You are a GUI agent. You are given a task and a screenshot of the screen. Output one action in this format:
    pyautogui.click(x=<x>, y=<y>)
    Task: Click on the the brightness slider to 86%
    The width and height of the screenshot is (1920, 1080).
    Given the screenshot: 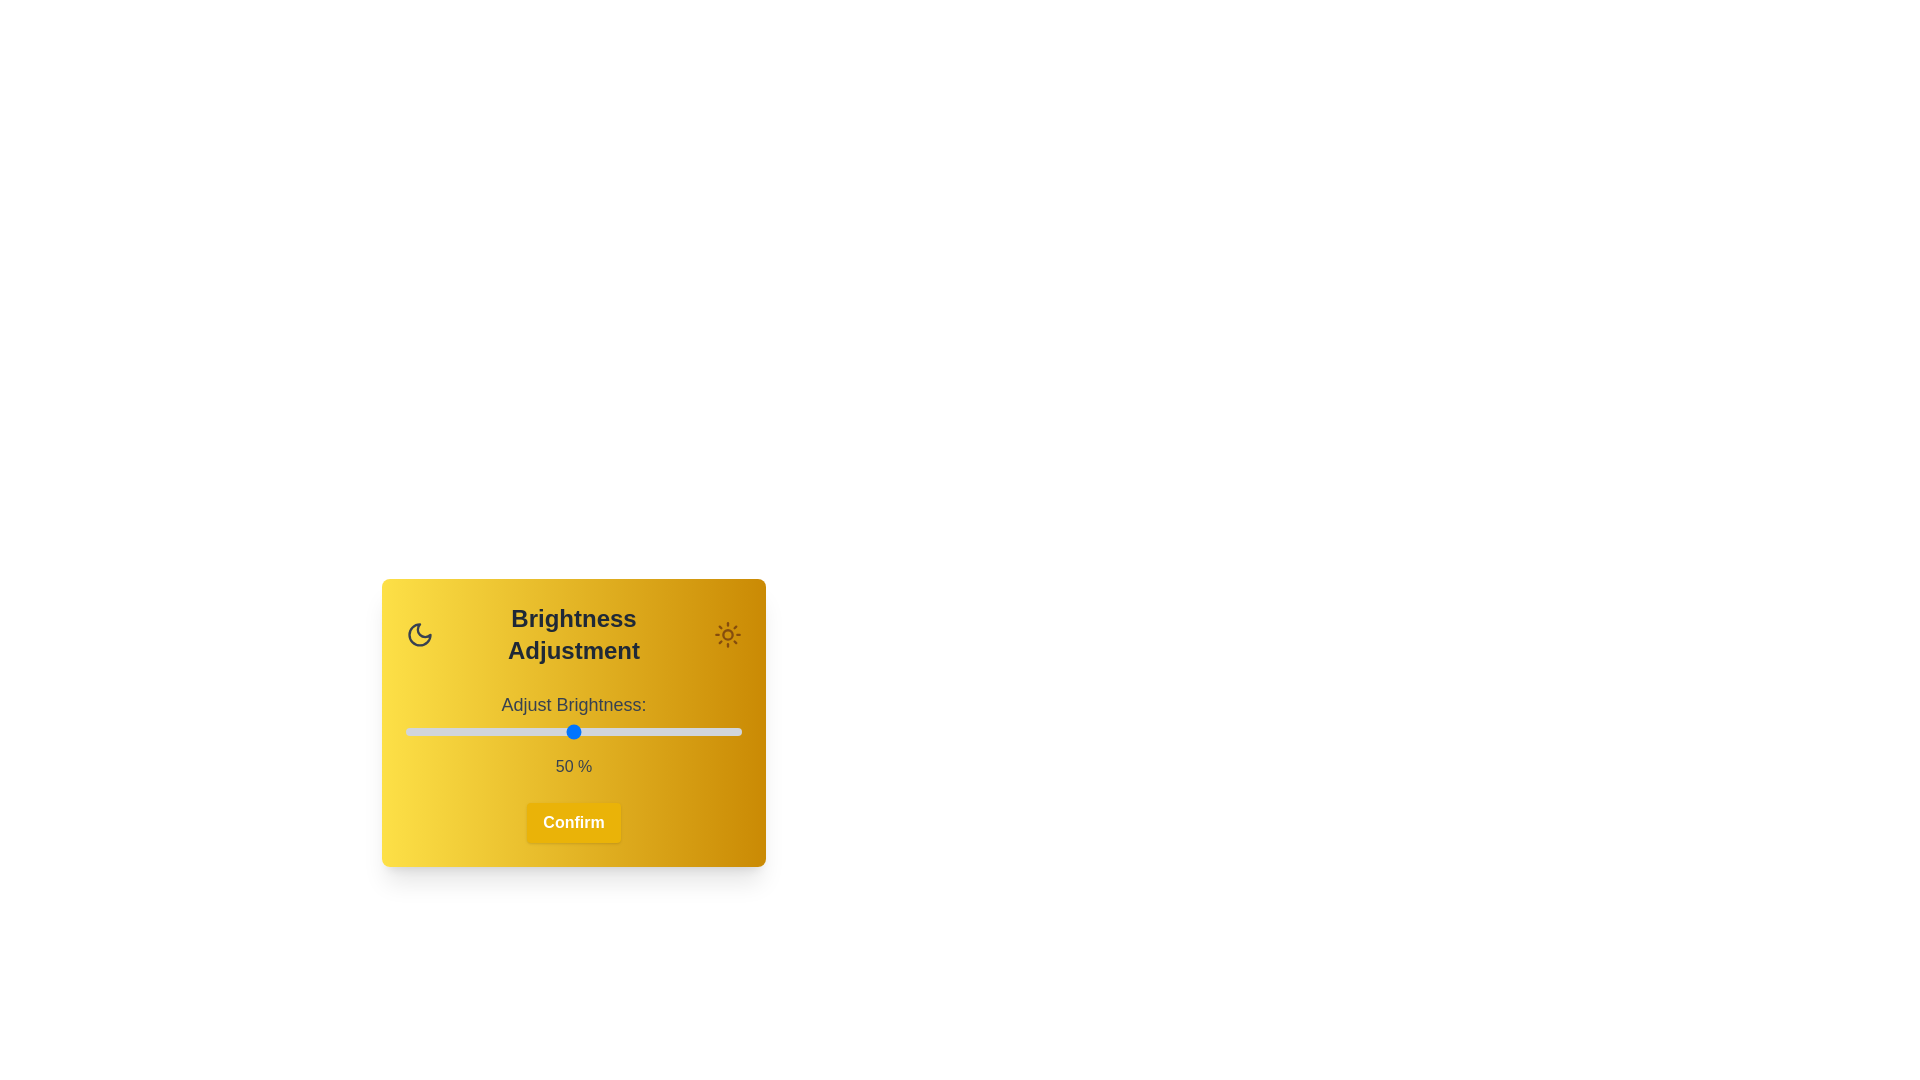 What is the action you would take?
    pyautogui.click(x=695, y=732)
    